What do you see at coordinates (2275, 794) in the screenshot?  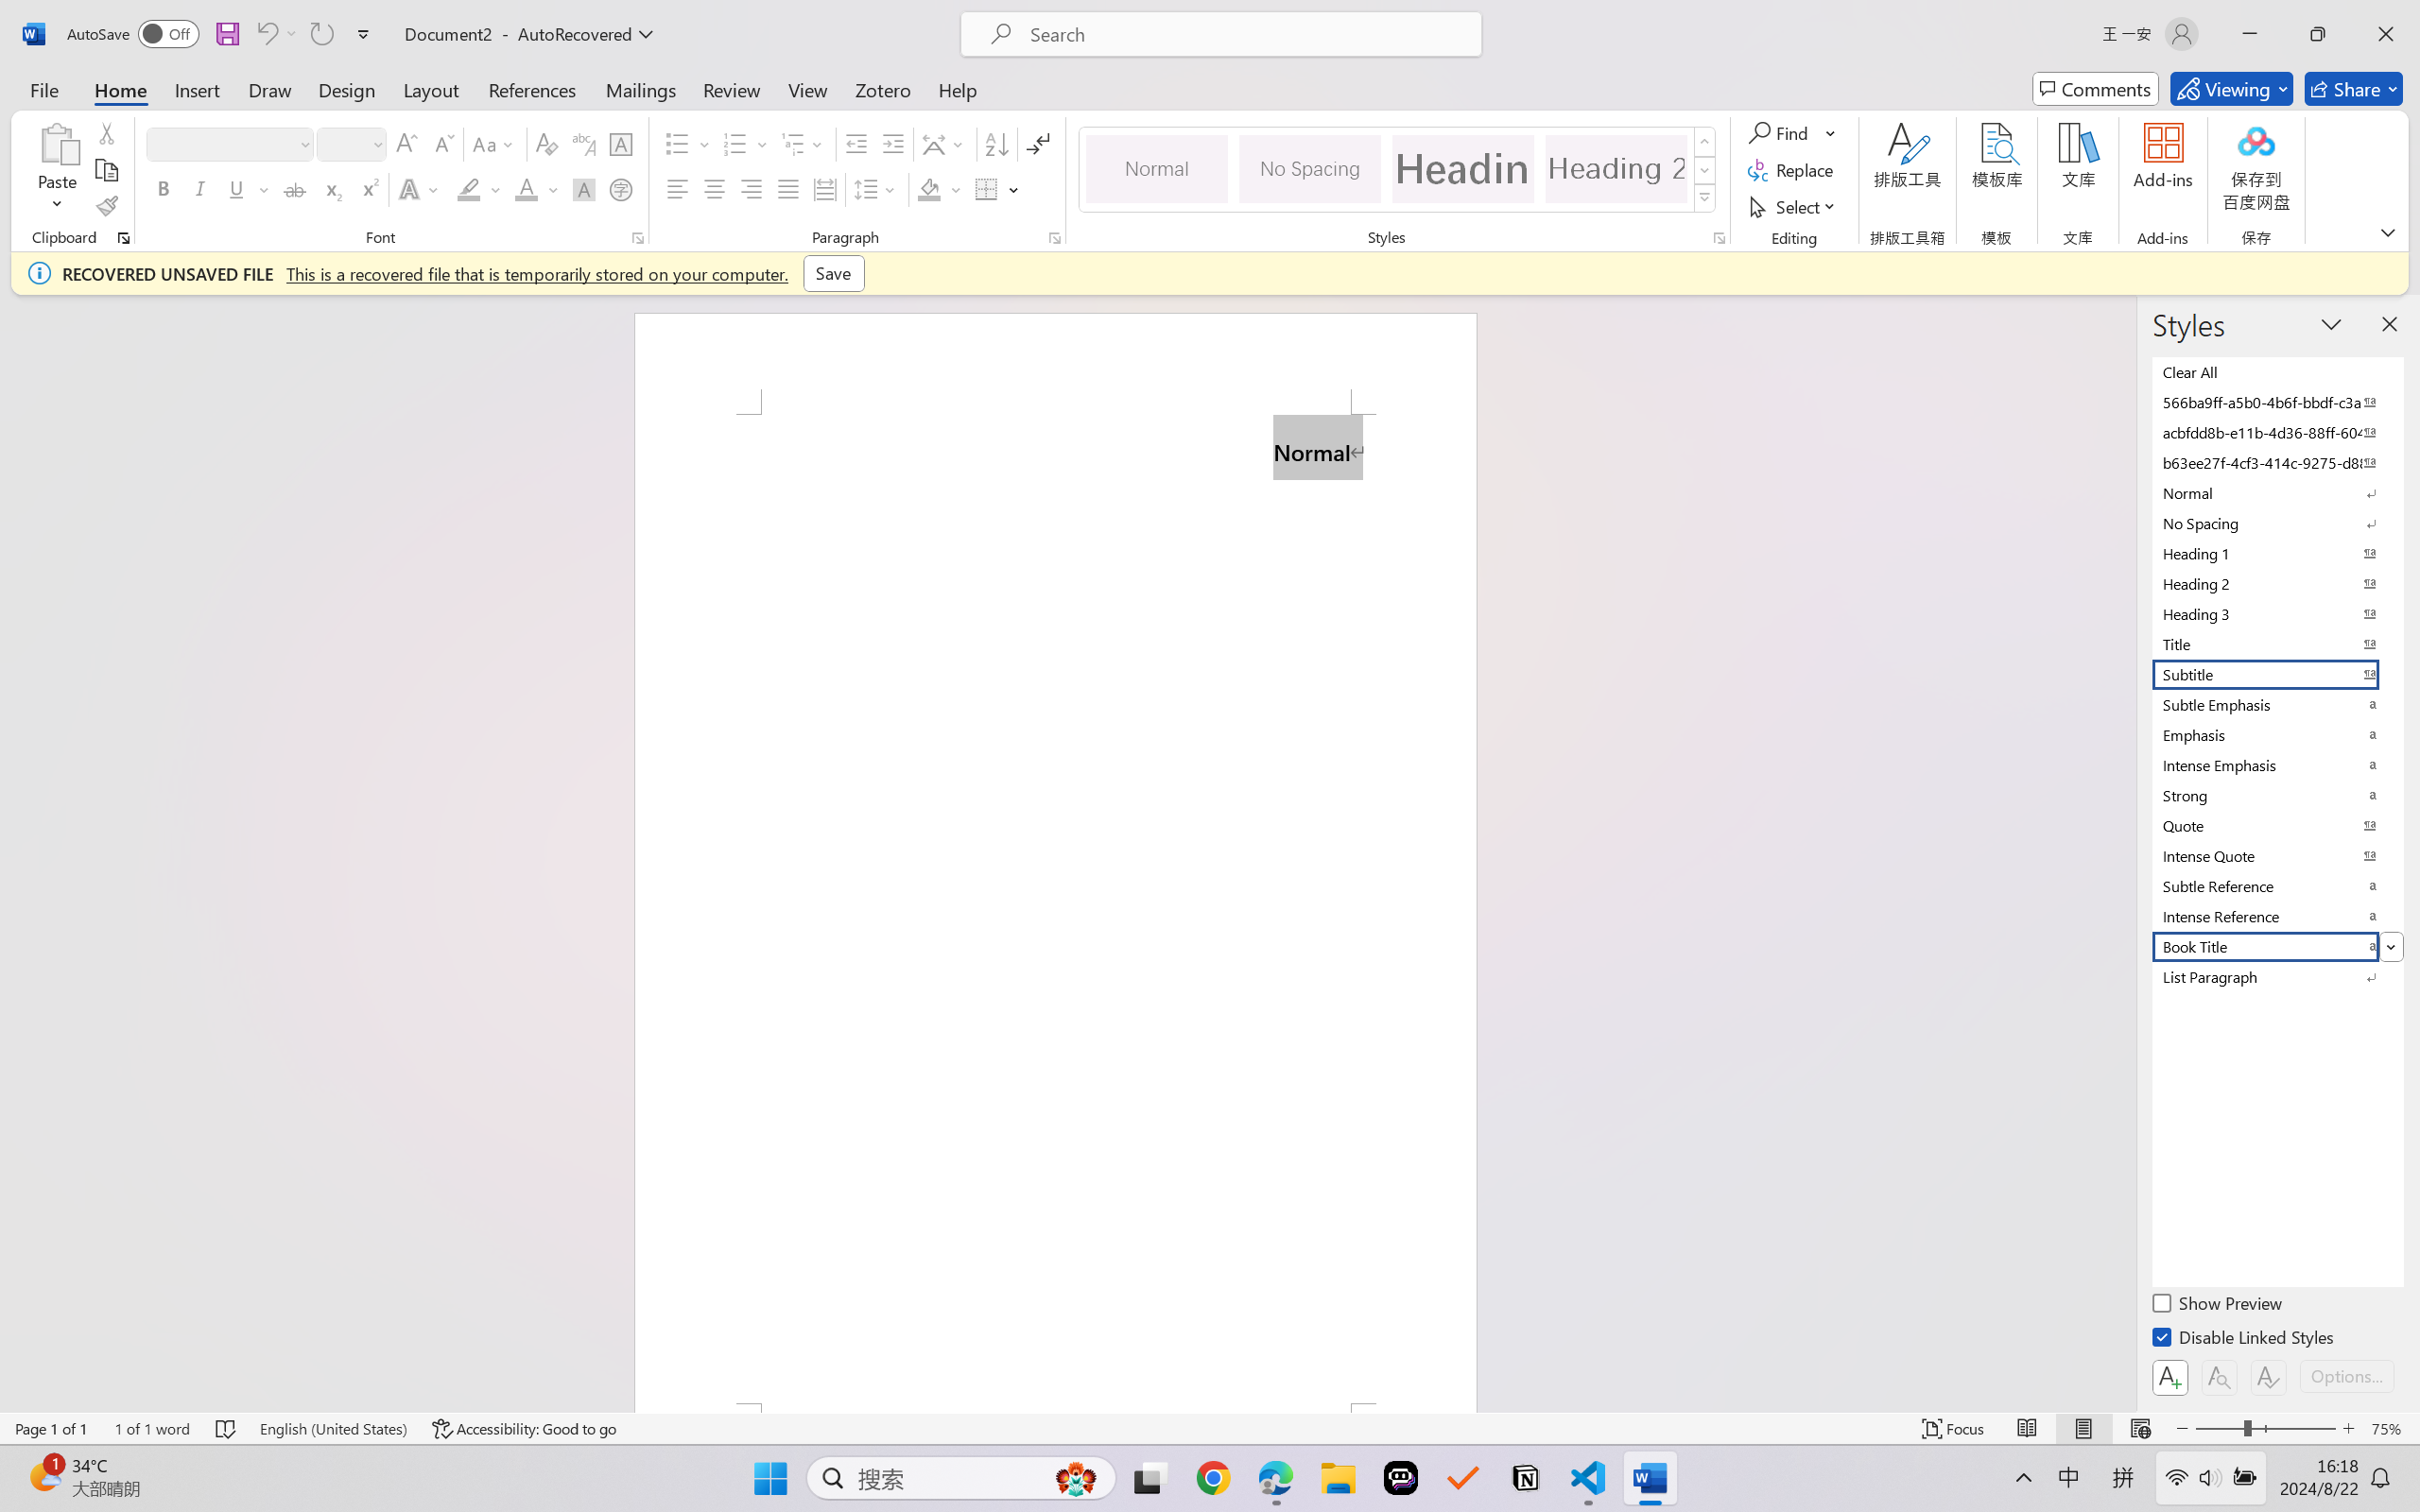 I see `'Strong'` at bounding box center [2275, 794].